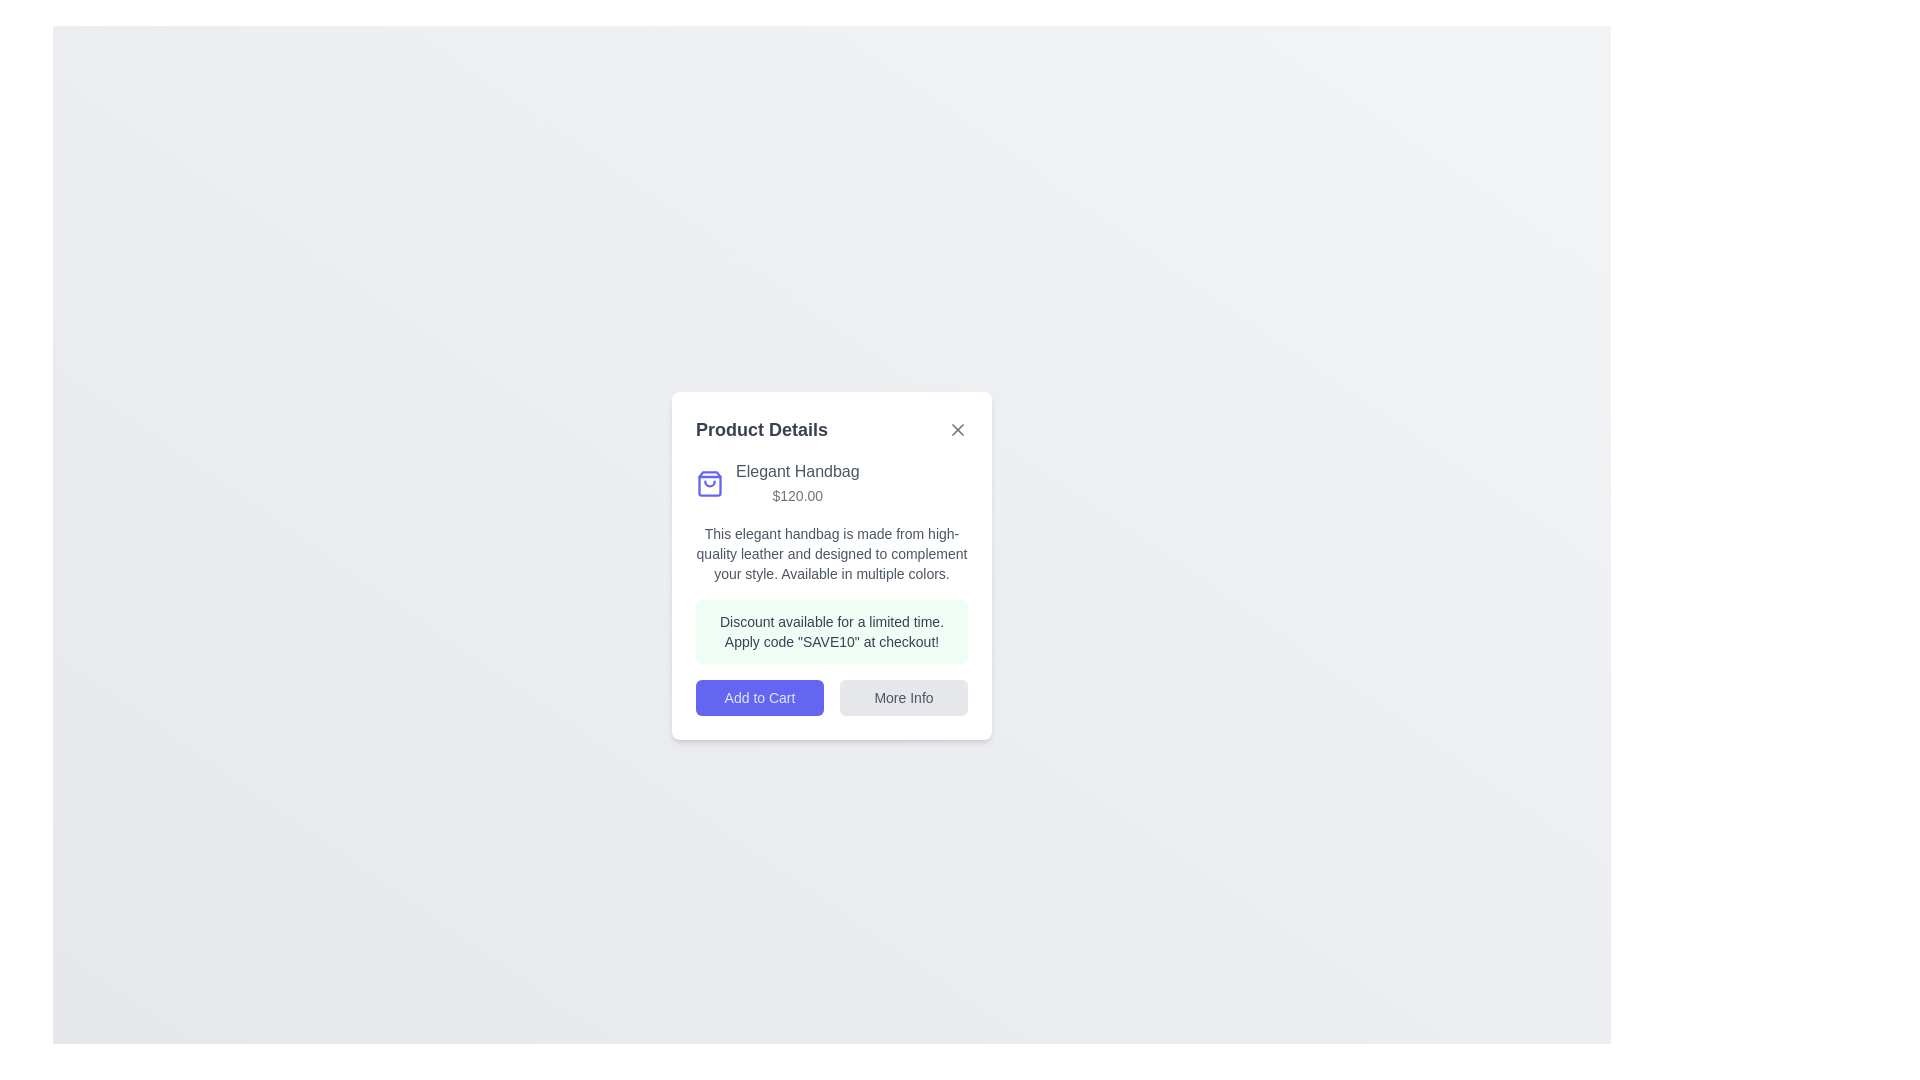 This screenshot has width=1920, height=1080. I want to click on text block containing the description of the handbag, which is styled with gray text on a white background, located below the title and price in the product details popup, so click(831, 554).